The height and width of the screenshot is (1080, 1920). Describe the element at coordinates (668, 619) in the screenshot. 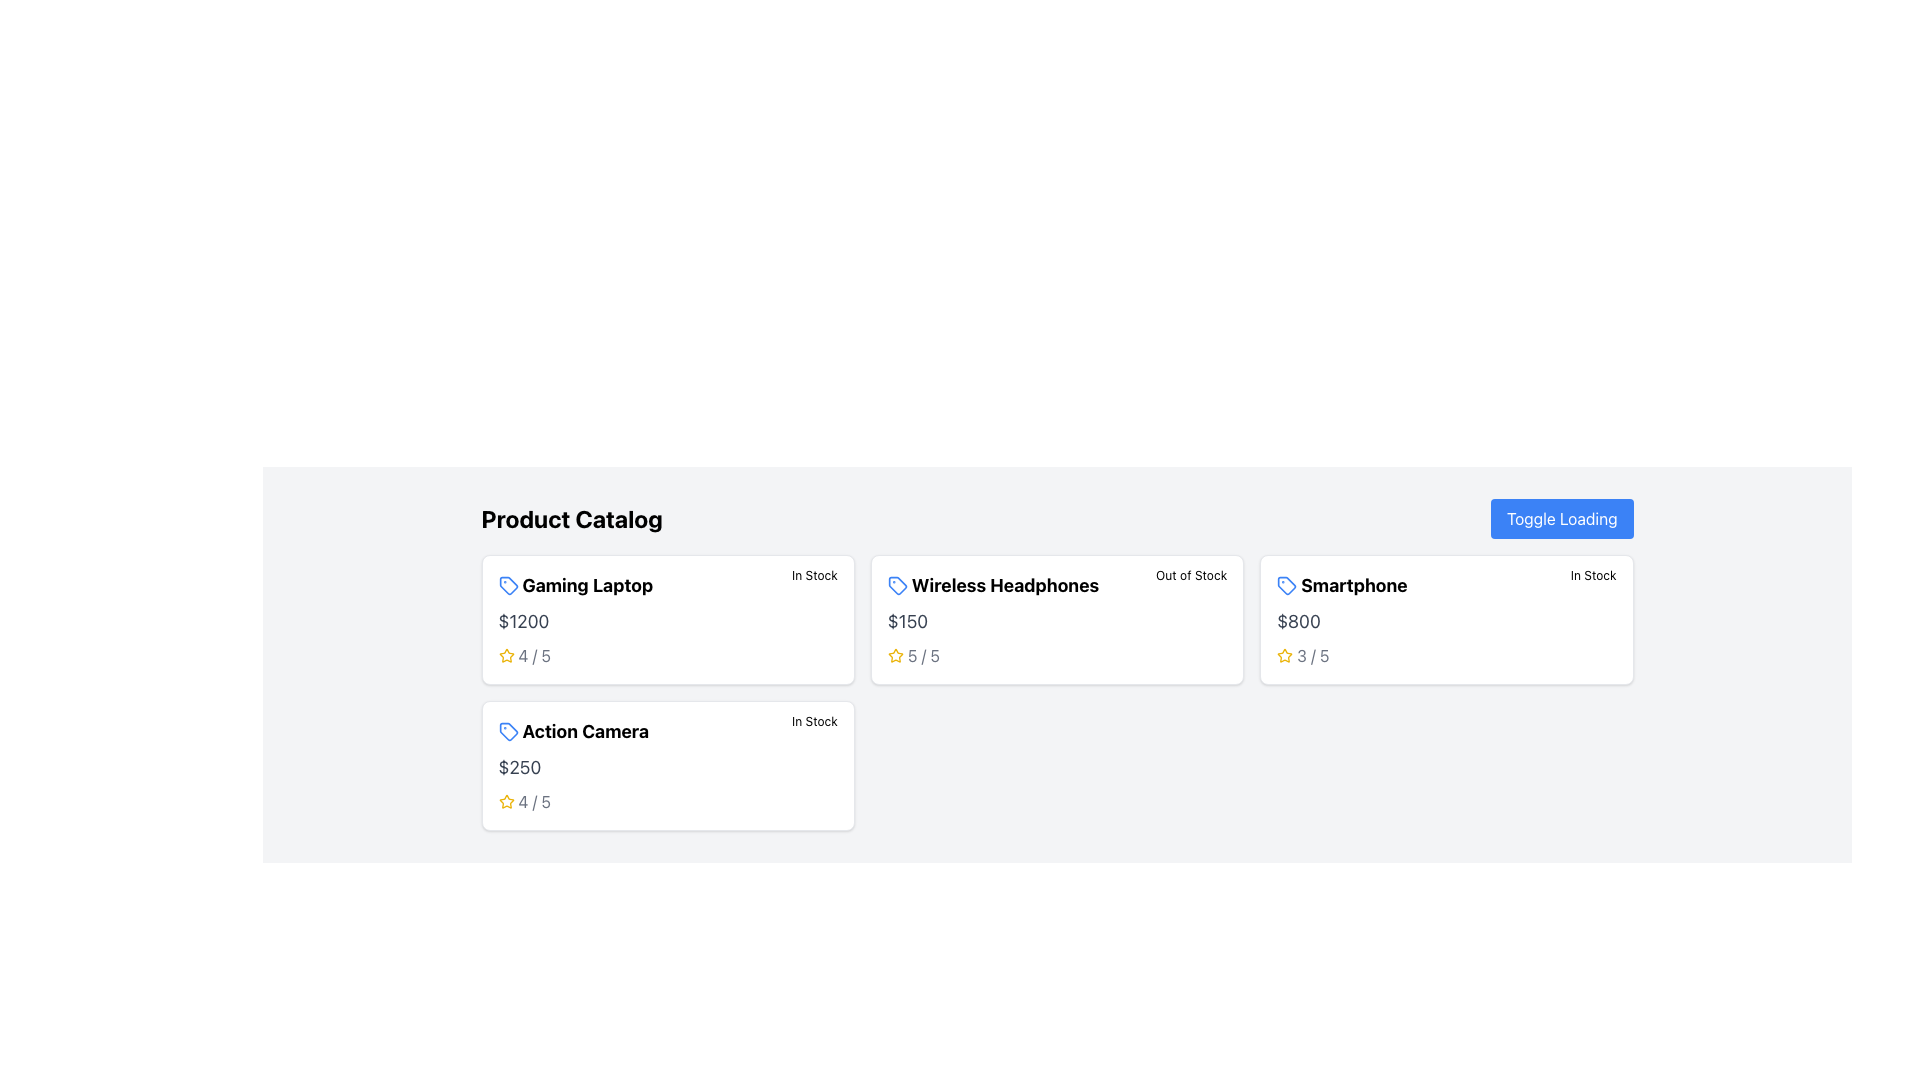

I see `the product card representing the gaming laptop, which is the first tile in the grid layout located at the top-left position` at that location.